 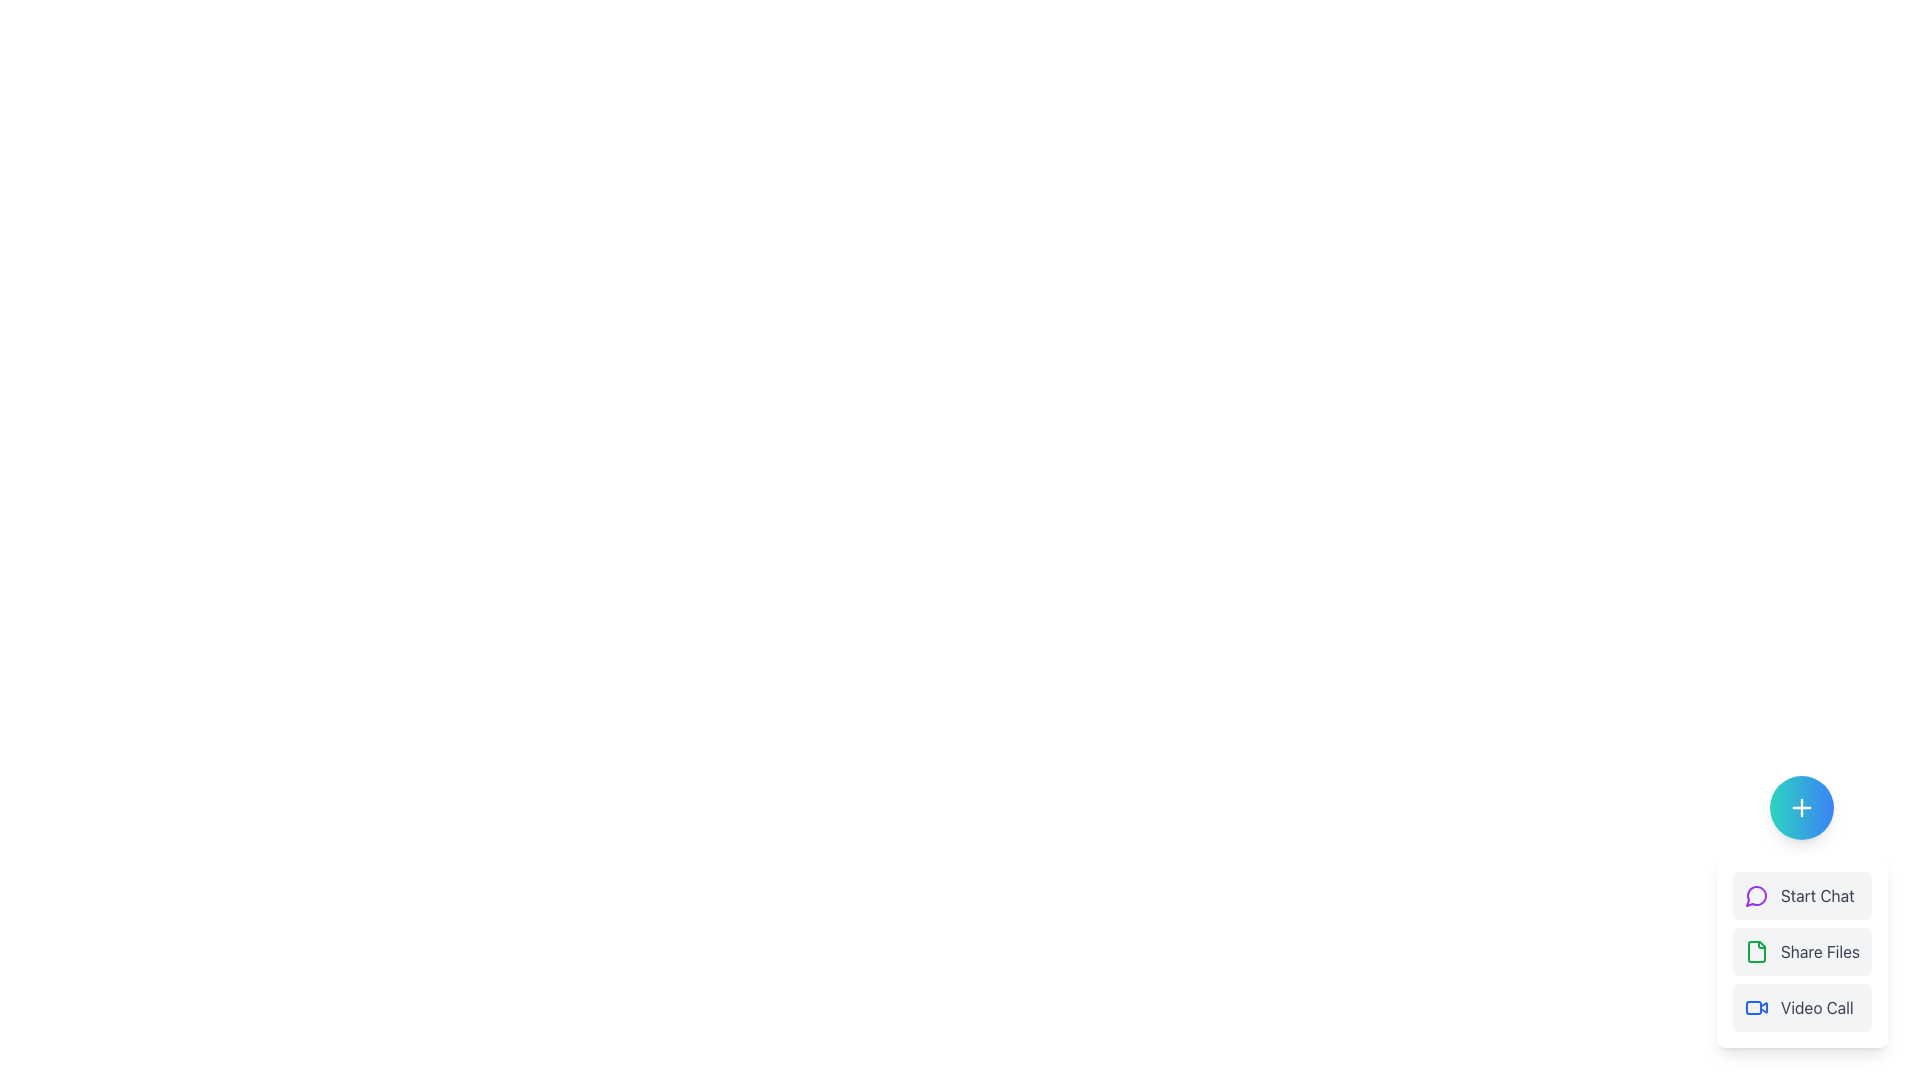 What do you see at coordinates (1820, 951) in the screenshot?
I see `the 'Share Files' text label, which is the second option in a vertically aligned menu beneath the 'Start Chat' option, indicating functionality related to sharing files` at bounding box center [1820, 951].